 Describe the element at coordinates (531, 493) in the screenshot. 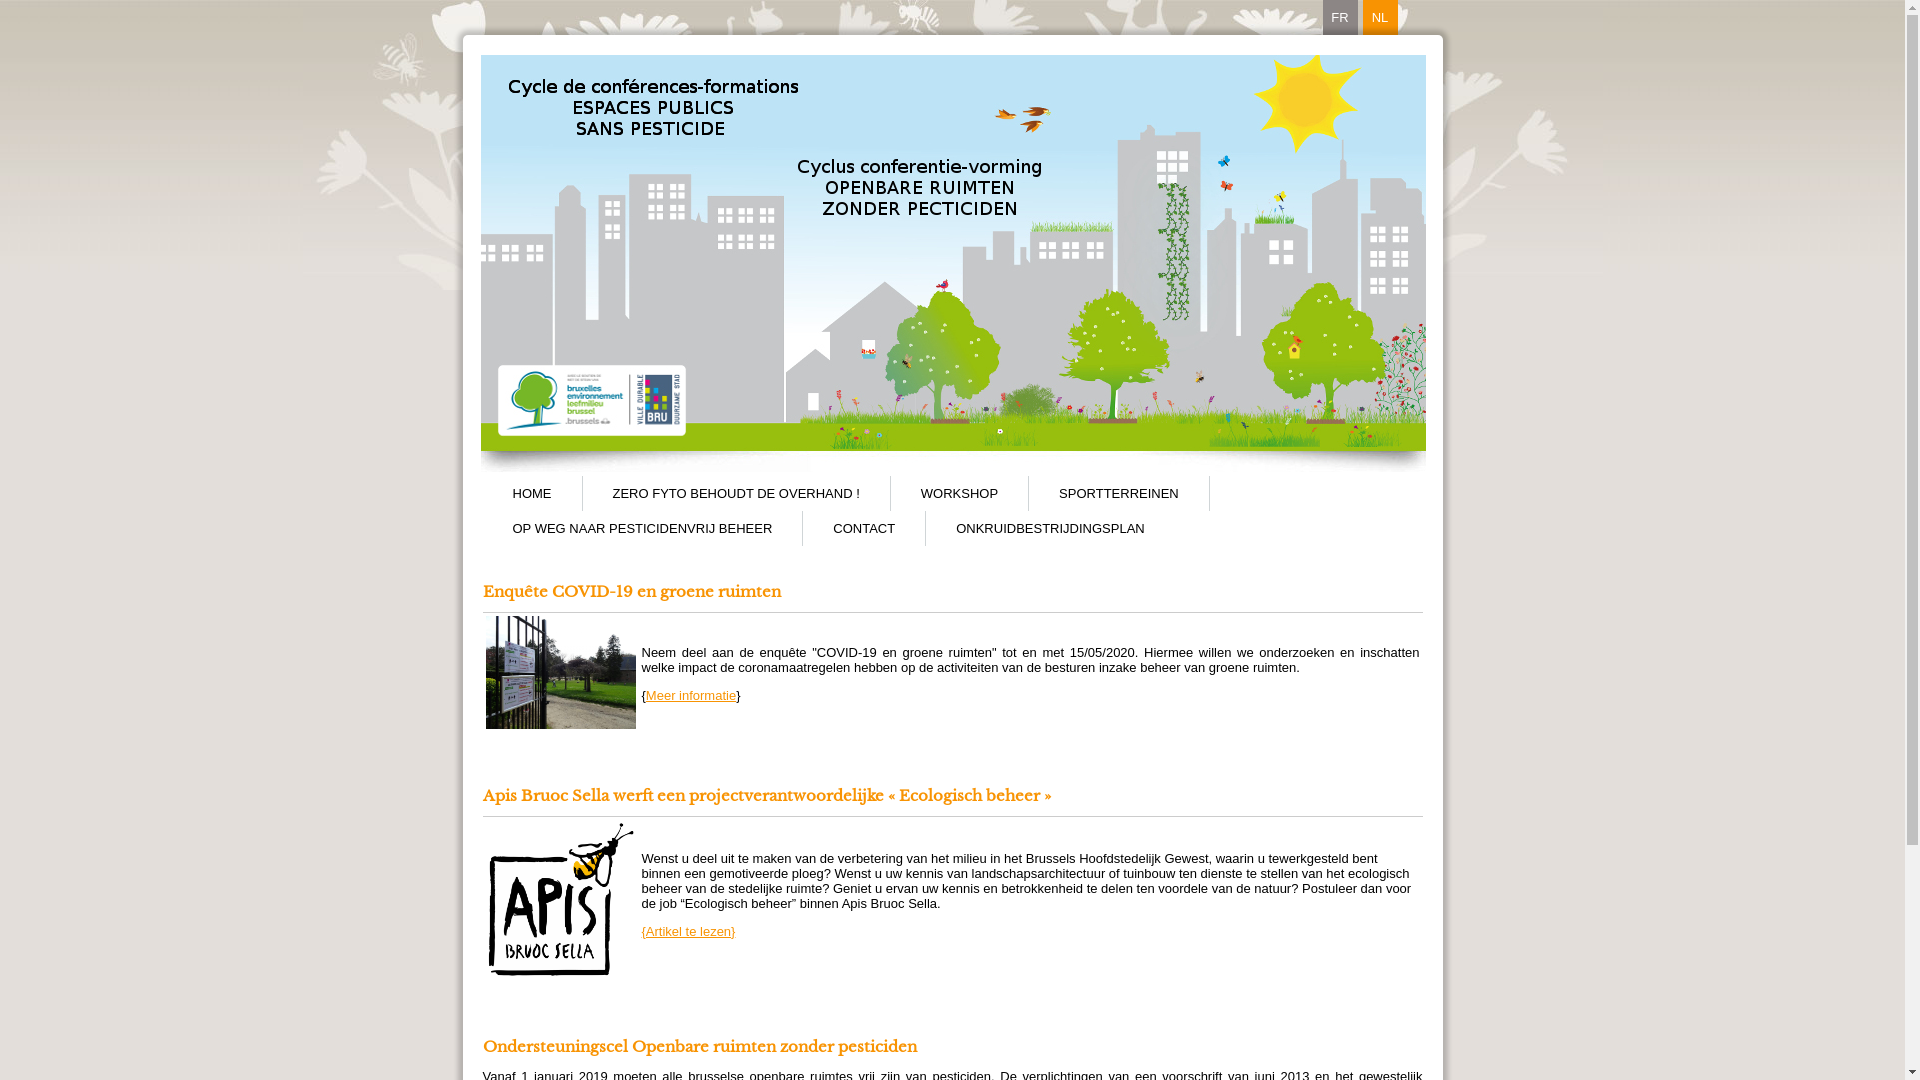

I see `'HOME'` at that location.